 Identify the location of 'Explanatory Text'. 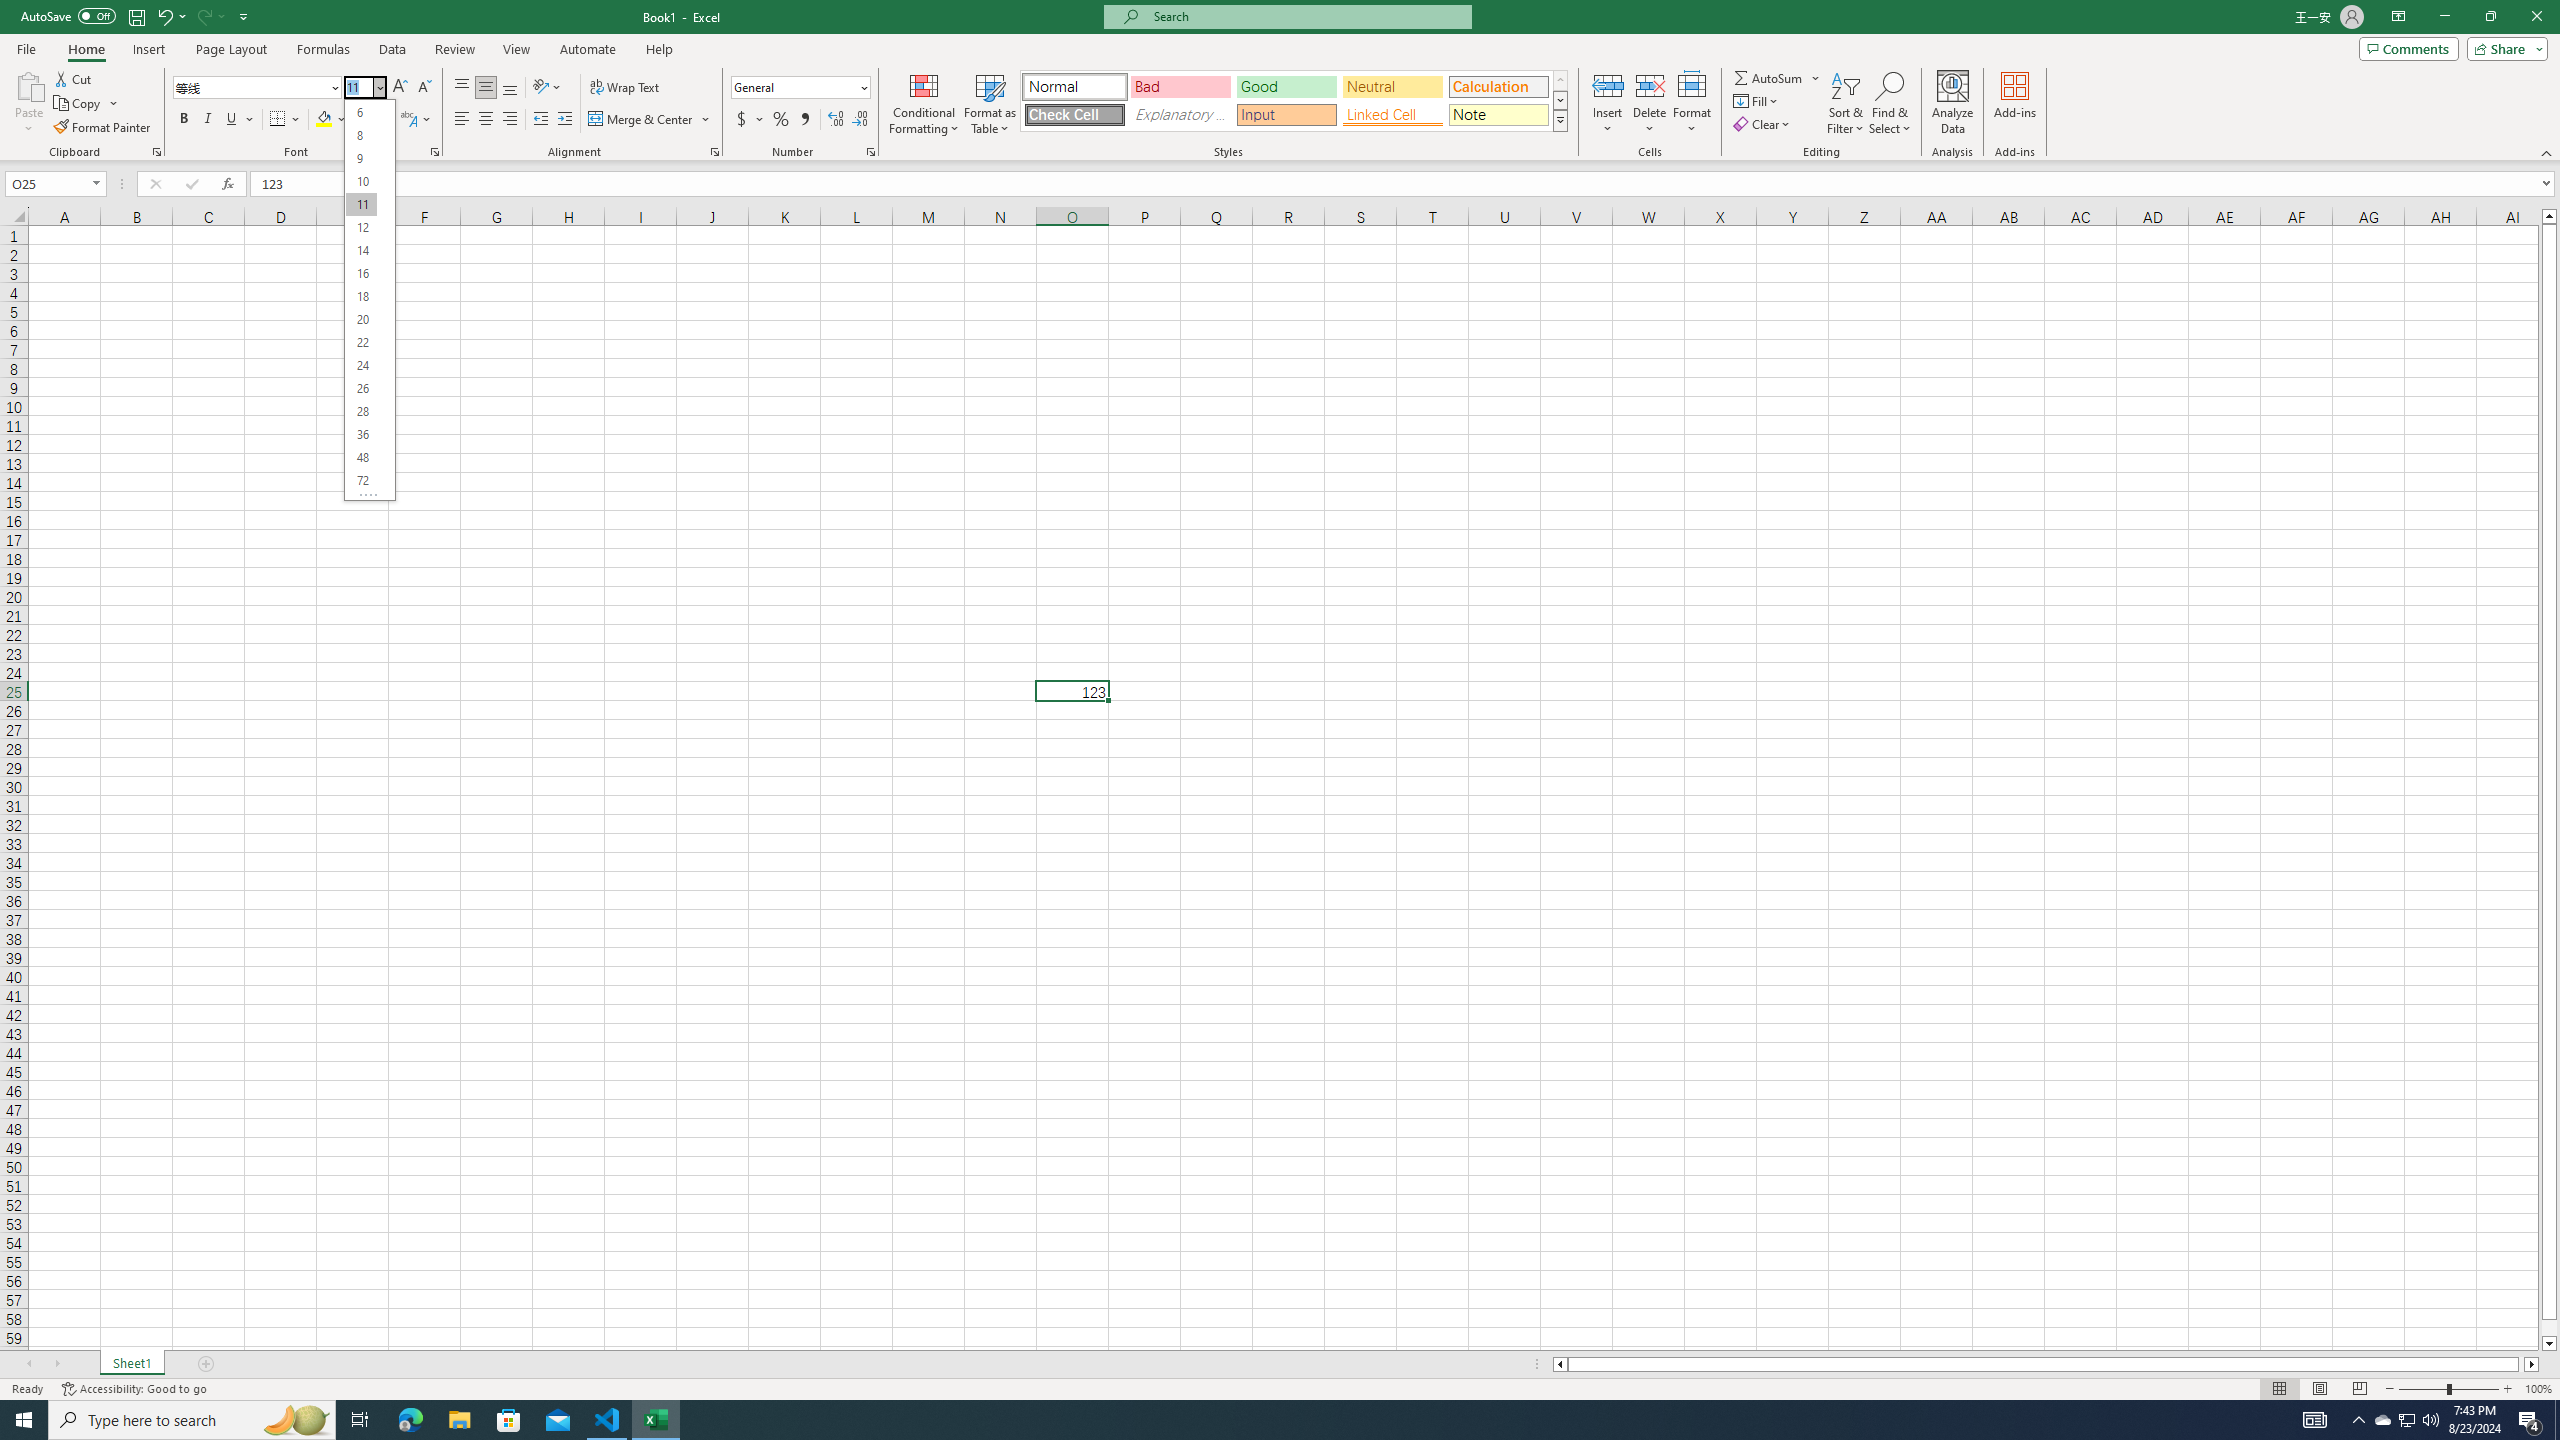
(1181, 114).